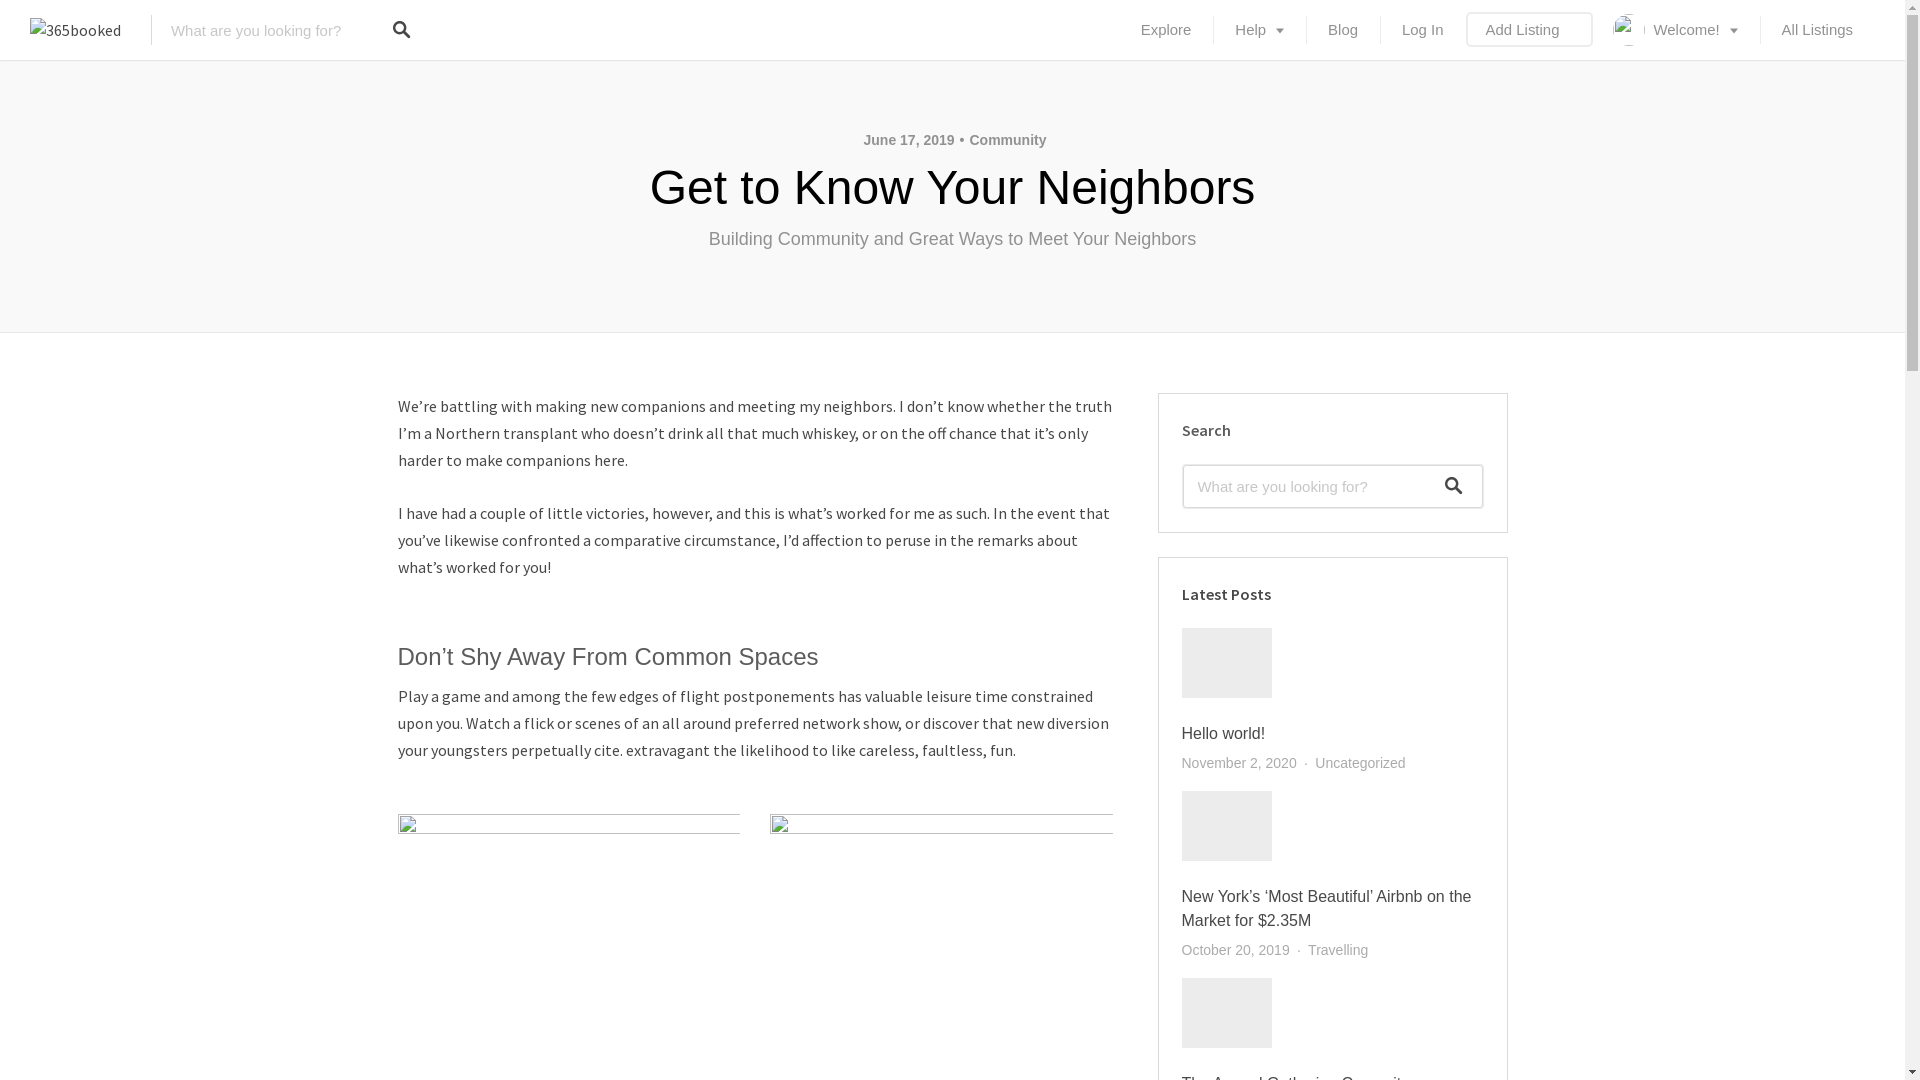 This screenshot has width=1920, height=1080. Describe the element at coordinates (1235, 948) in the screenshot. I see `'October 20, 2019'` at that location.